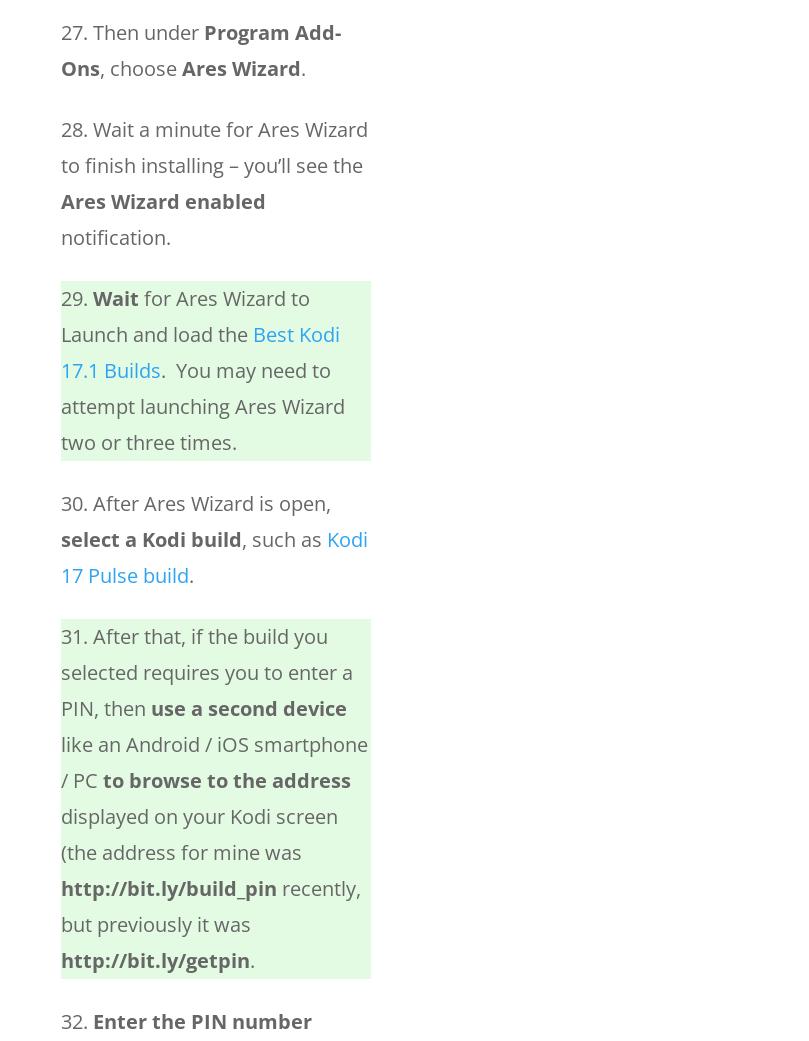  What do you see at coordinates (198, 833) in the screenshot?
I see `'displayed on your Kodi screen (the address for mine was'` at bounding box center [198, 833].